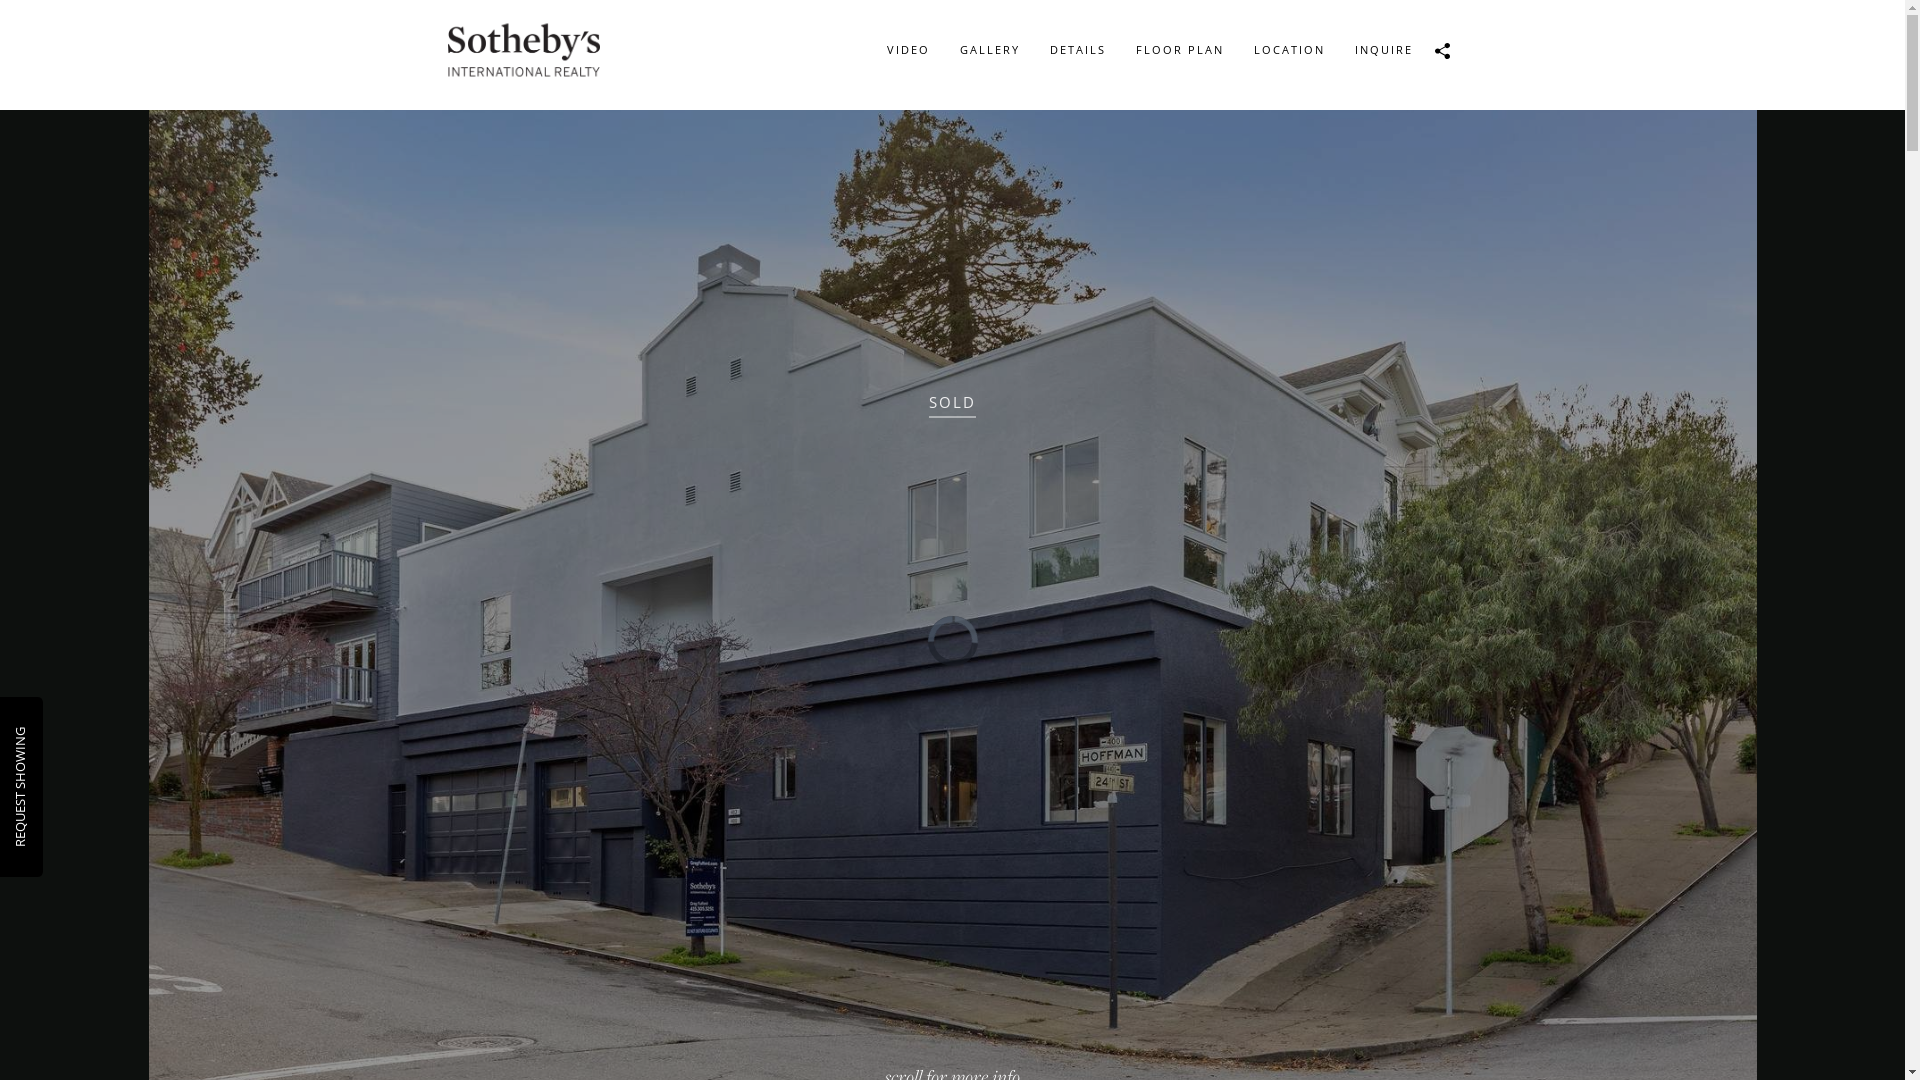 Image resolution: width=1920 pixels, height=1080 pixels. What do you see at coordinates (907, 49) in the screenshot?
I see `'VIDEO'` at bounding box center [907, 49].